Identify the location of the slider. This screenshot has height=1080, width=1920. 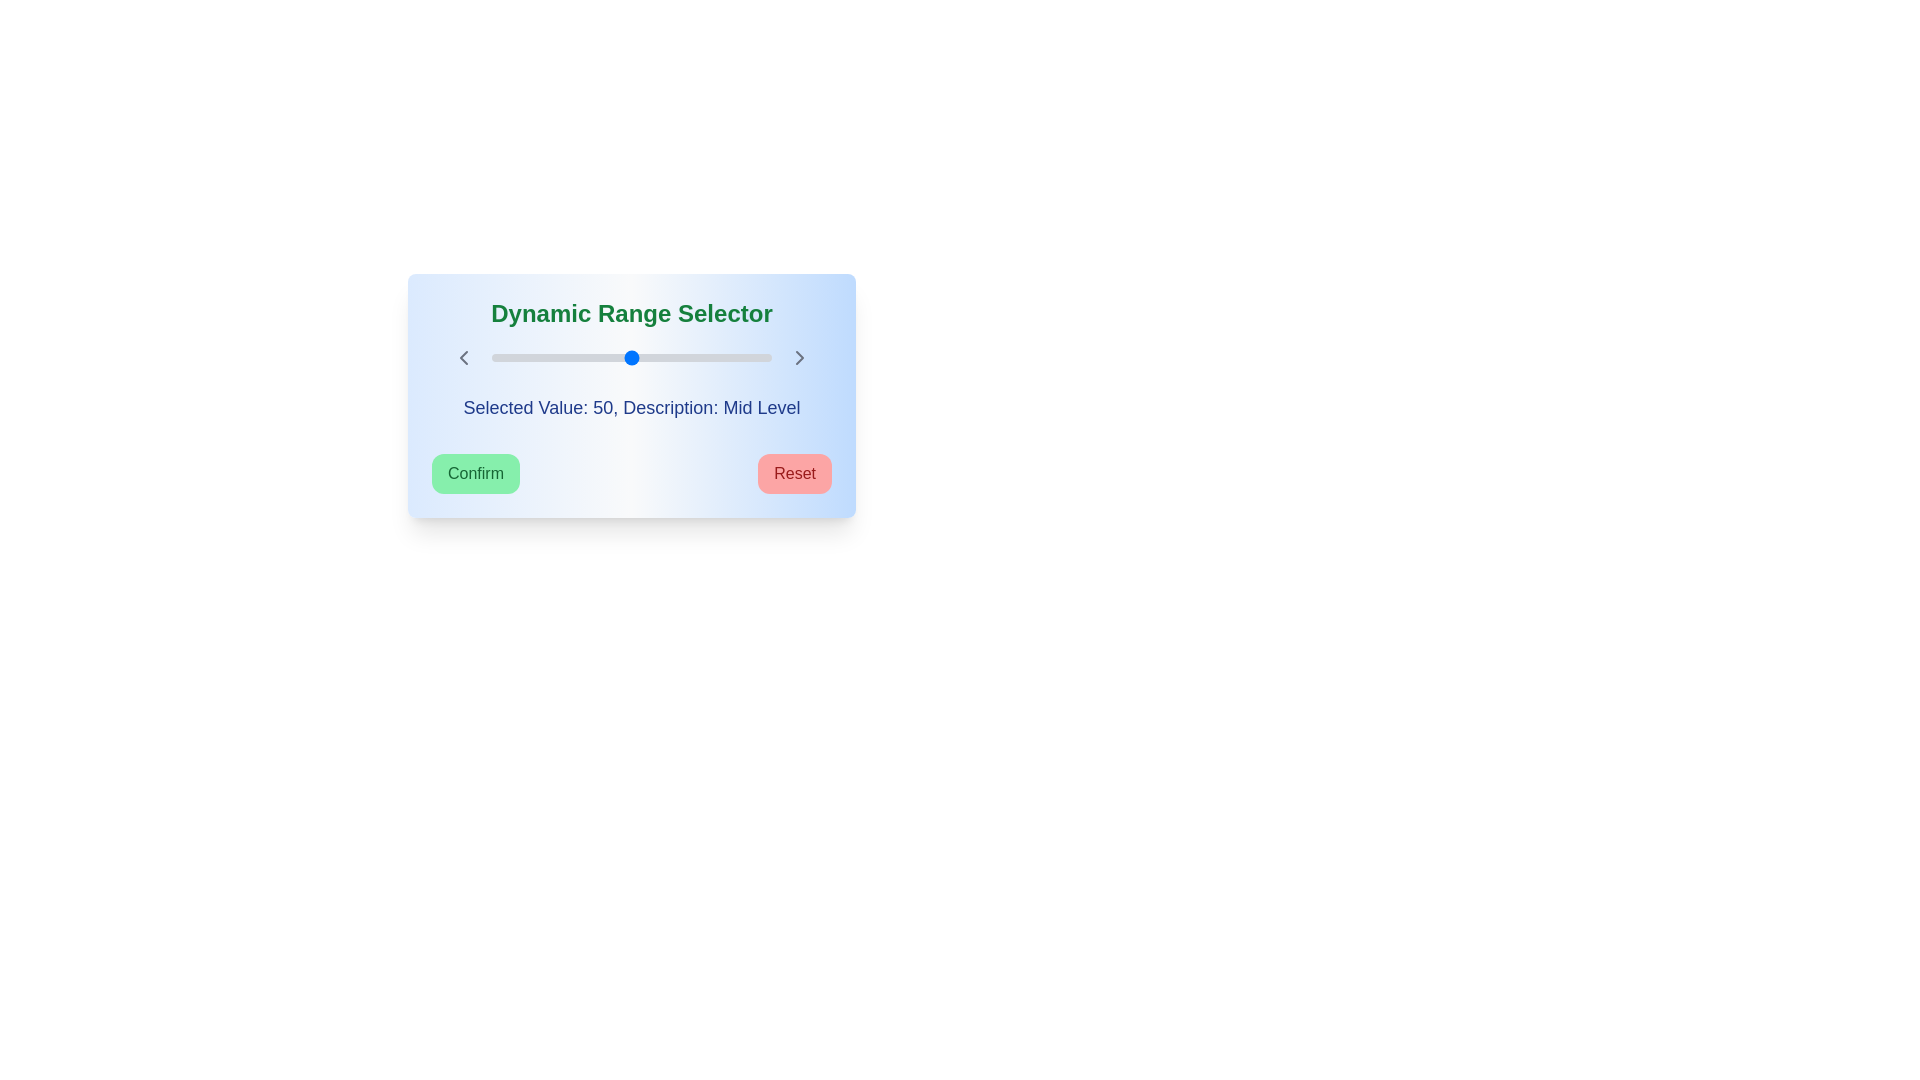
(503, 357).